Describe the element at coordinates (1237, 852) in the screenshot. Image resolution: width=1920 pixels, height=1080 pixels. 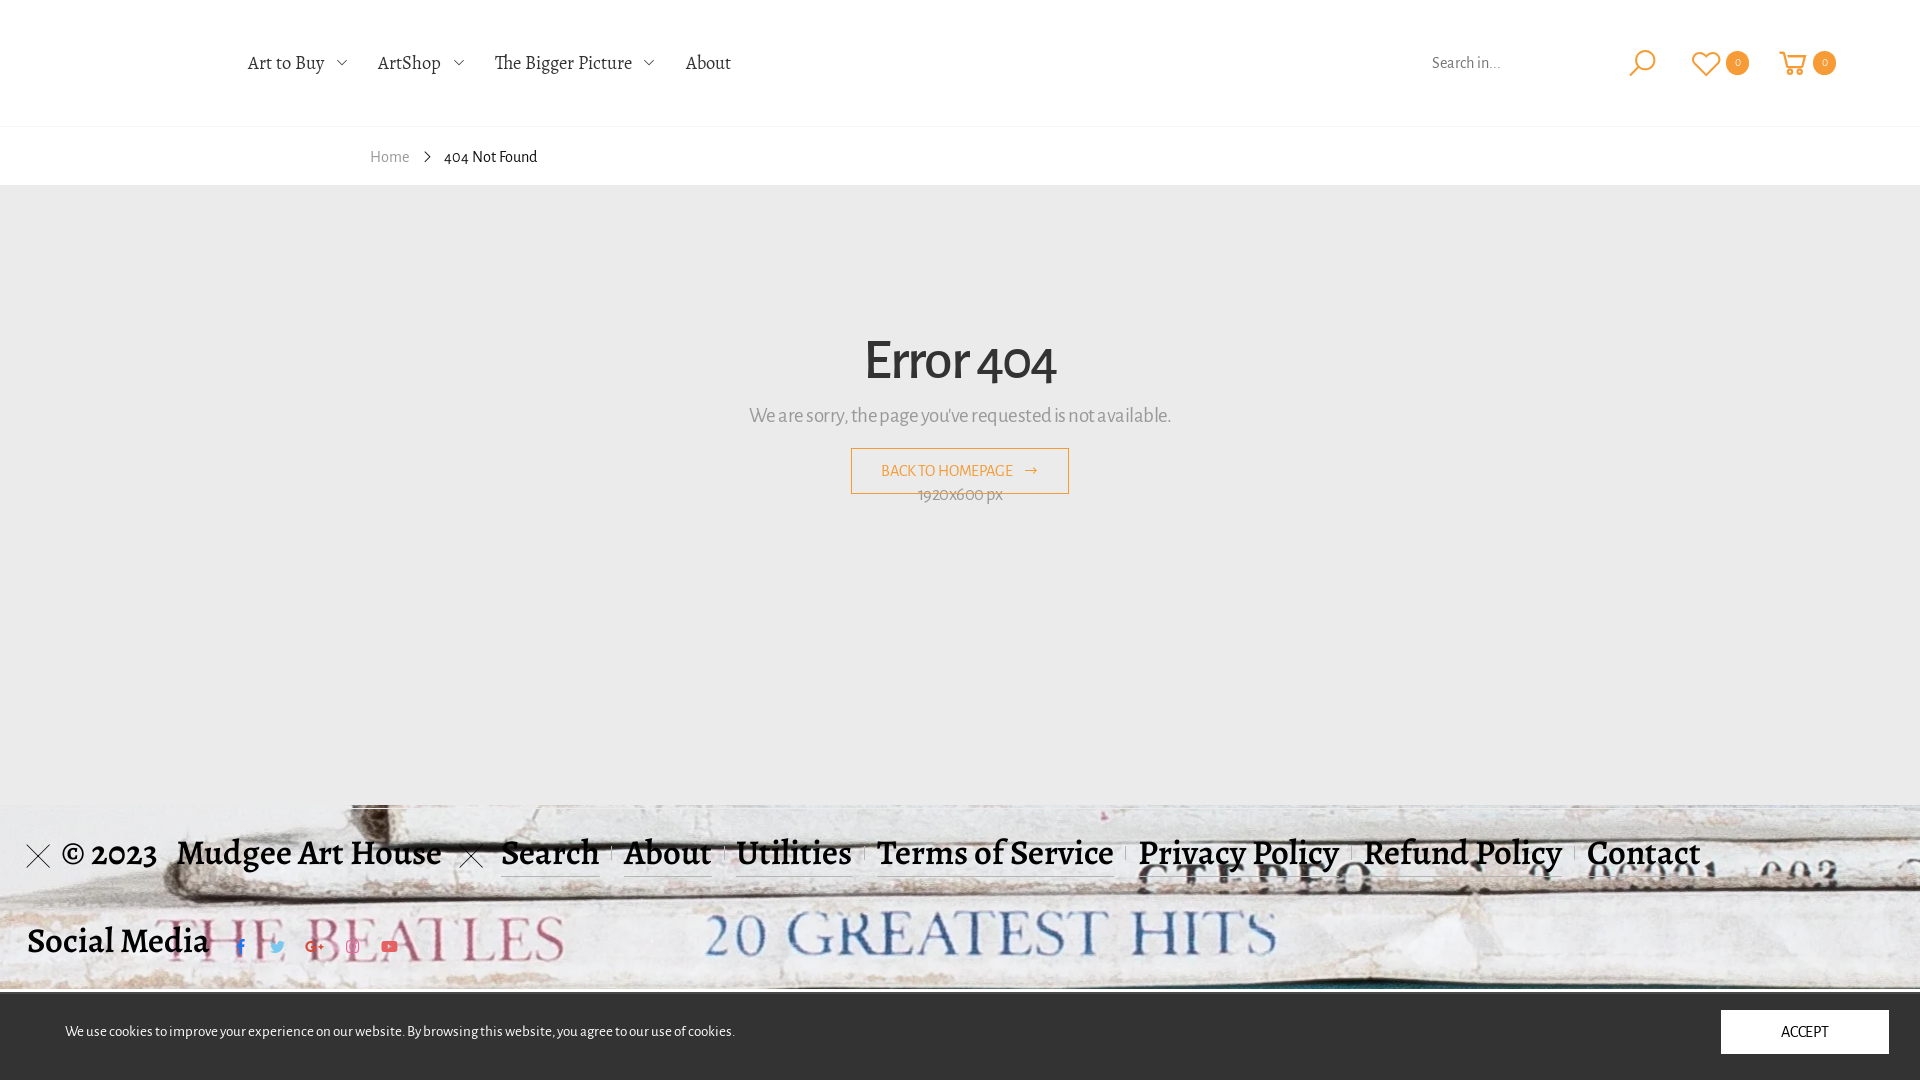
I see `'Privacy Policy'` at that location.